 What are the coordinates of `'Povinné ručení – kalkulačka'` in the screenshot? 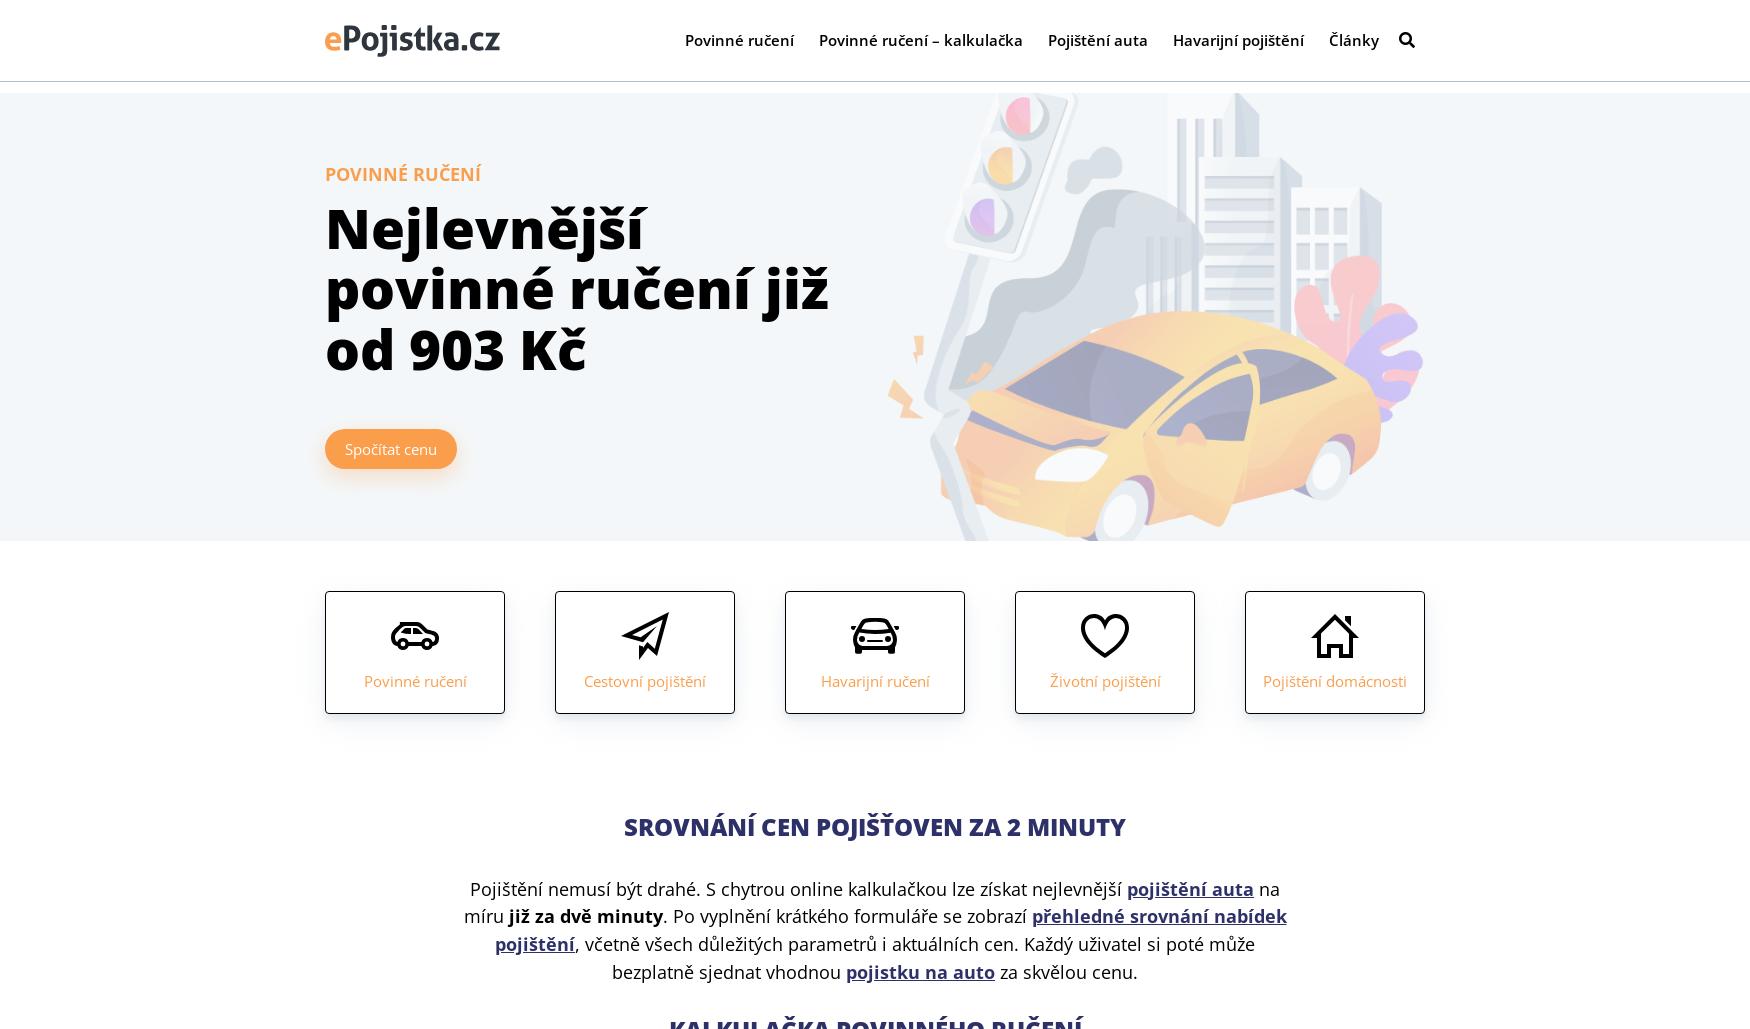 It's located at (920, 45).